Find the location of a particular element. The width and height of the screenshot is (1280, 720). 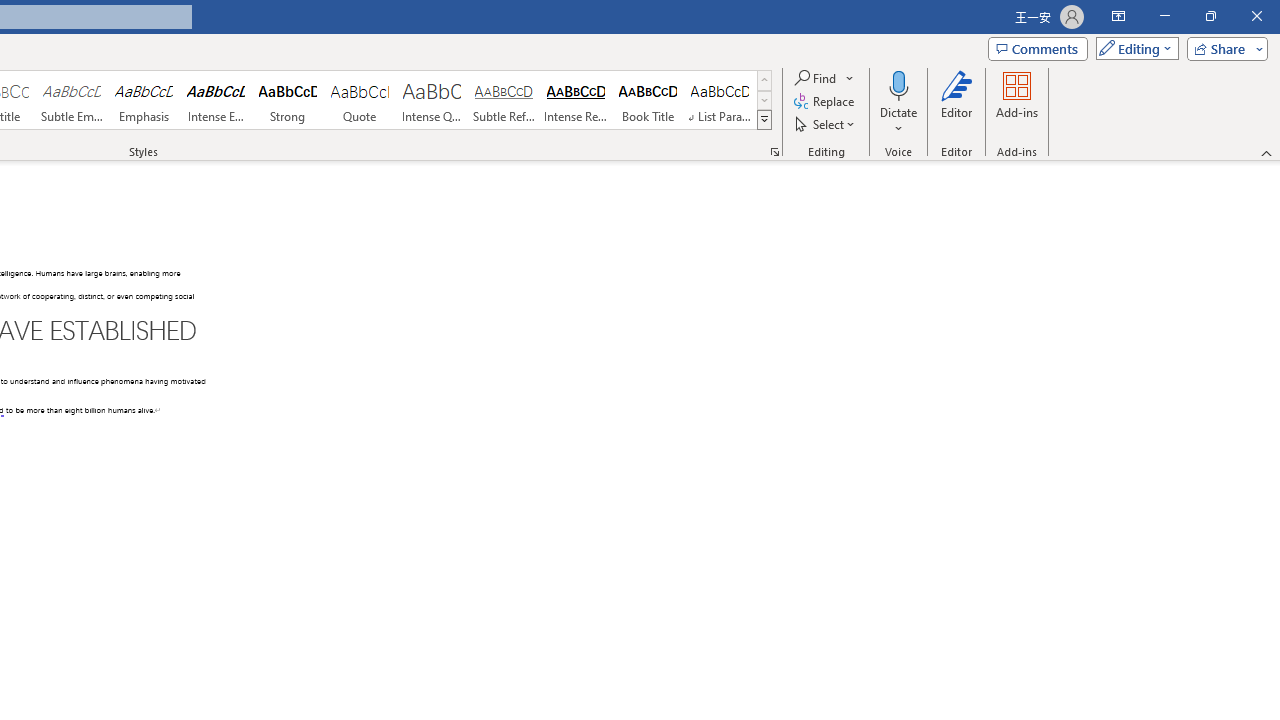

'Quote' is located at coordinates (359, 100).